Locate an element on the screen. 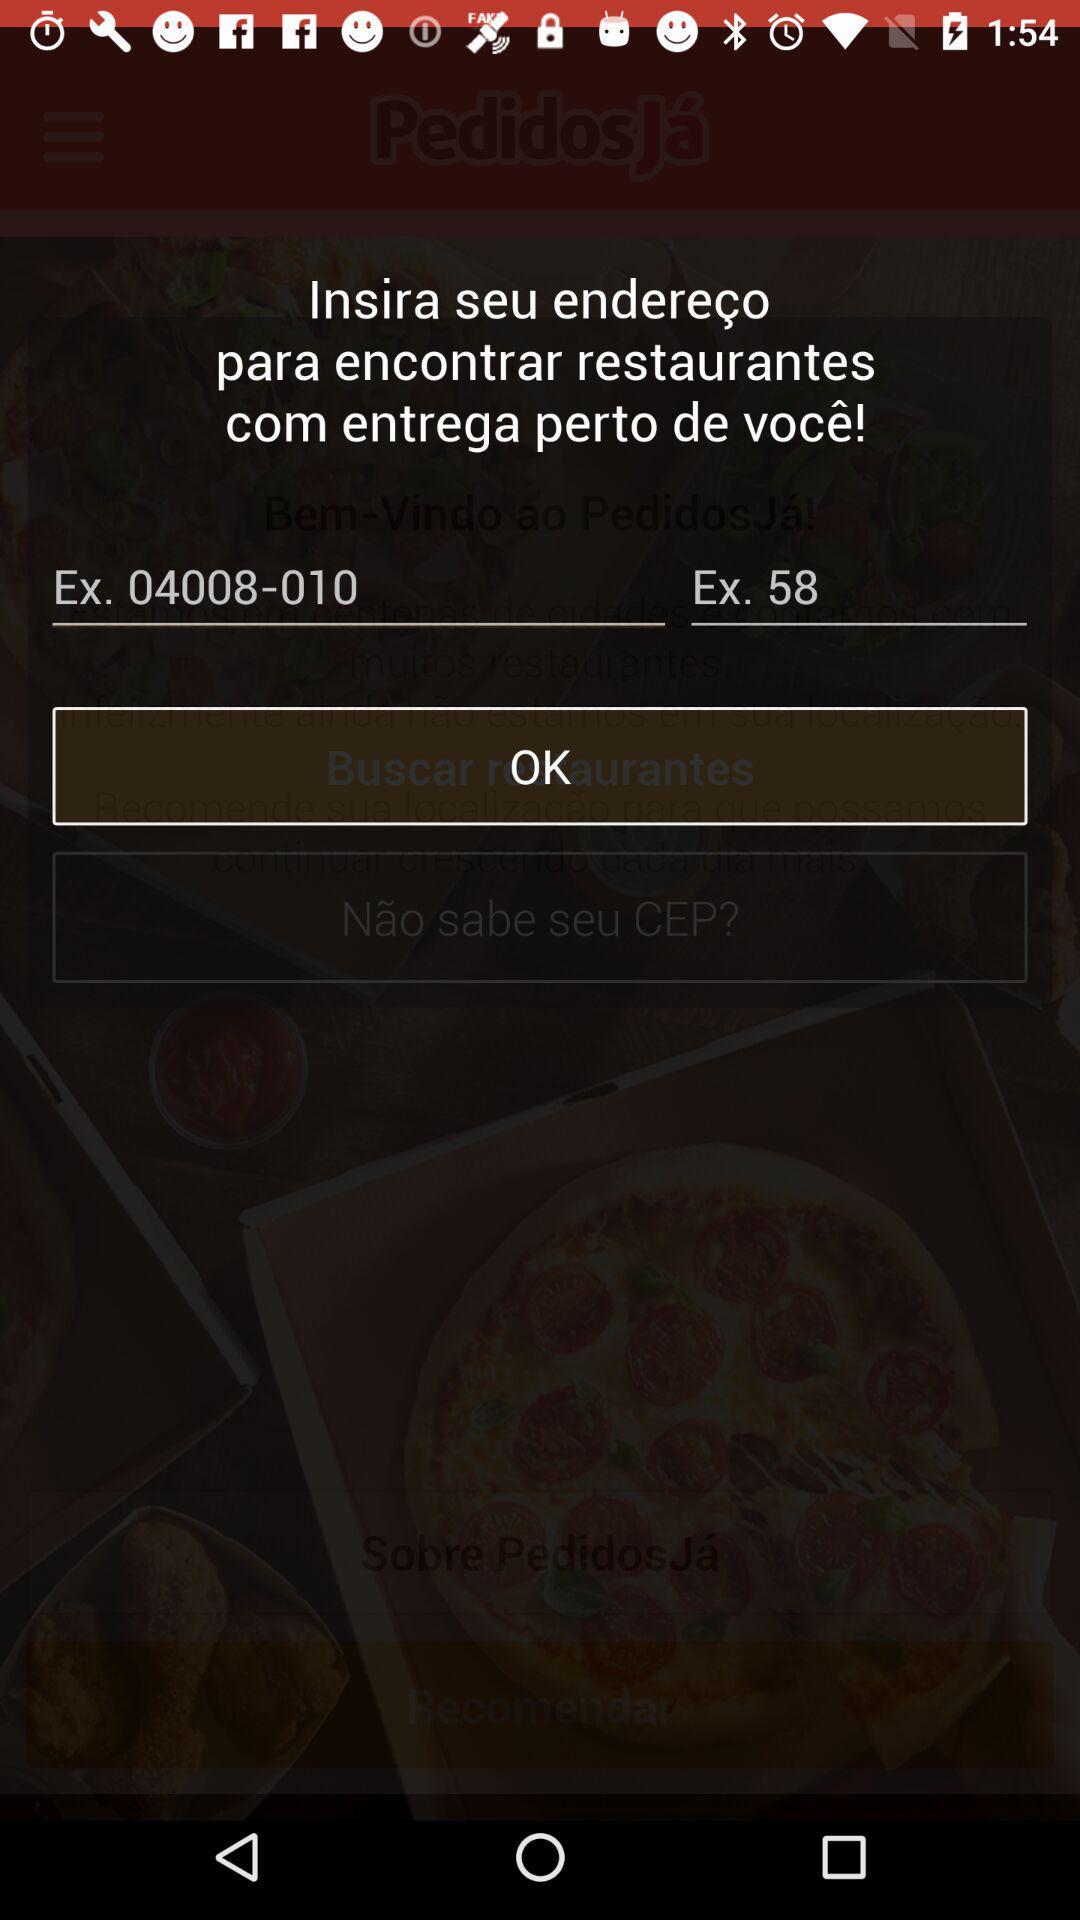 This screenshot has width=1080, height=1920. ok item is located at coordinates (540, 738).